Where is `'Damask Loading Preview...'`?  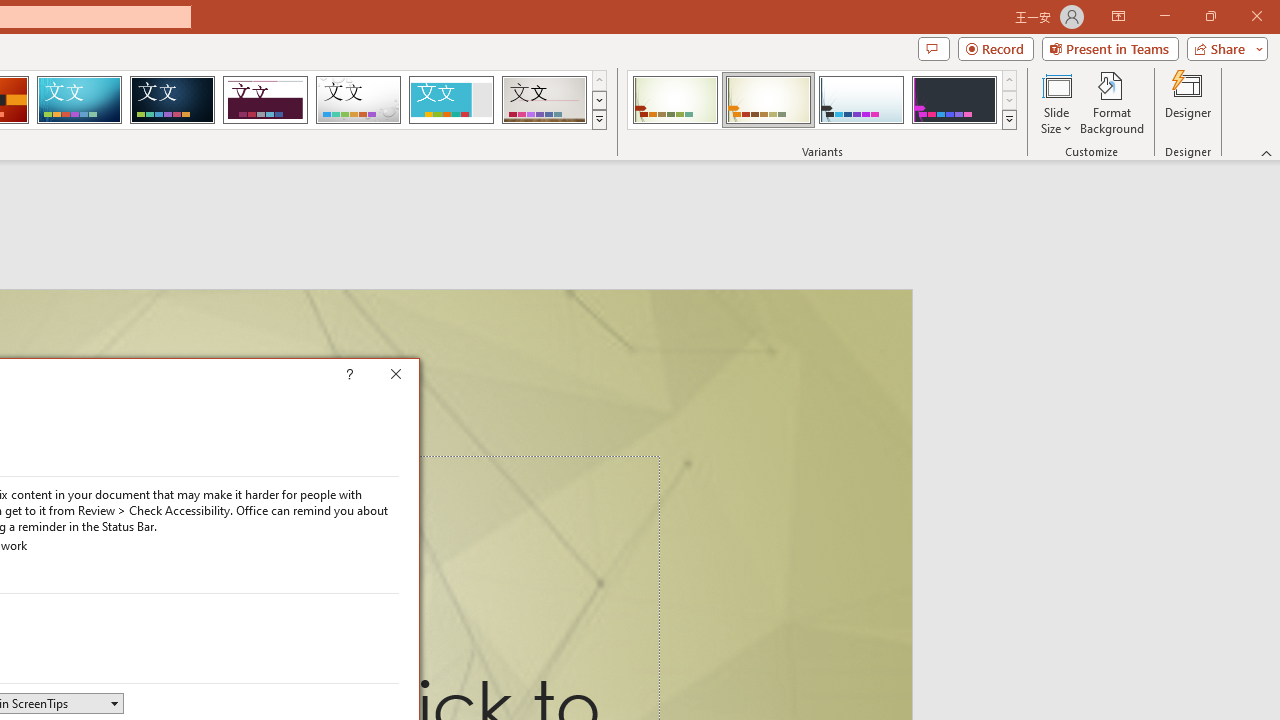 'Damask Loading Preview...' is located at coordinates (172, 100).